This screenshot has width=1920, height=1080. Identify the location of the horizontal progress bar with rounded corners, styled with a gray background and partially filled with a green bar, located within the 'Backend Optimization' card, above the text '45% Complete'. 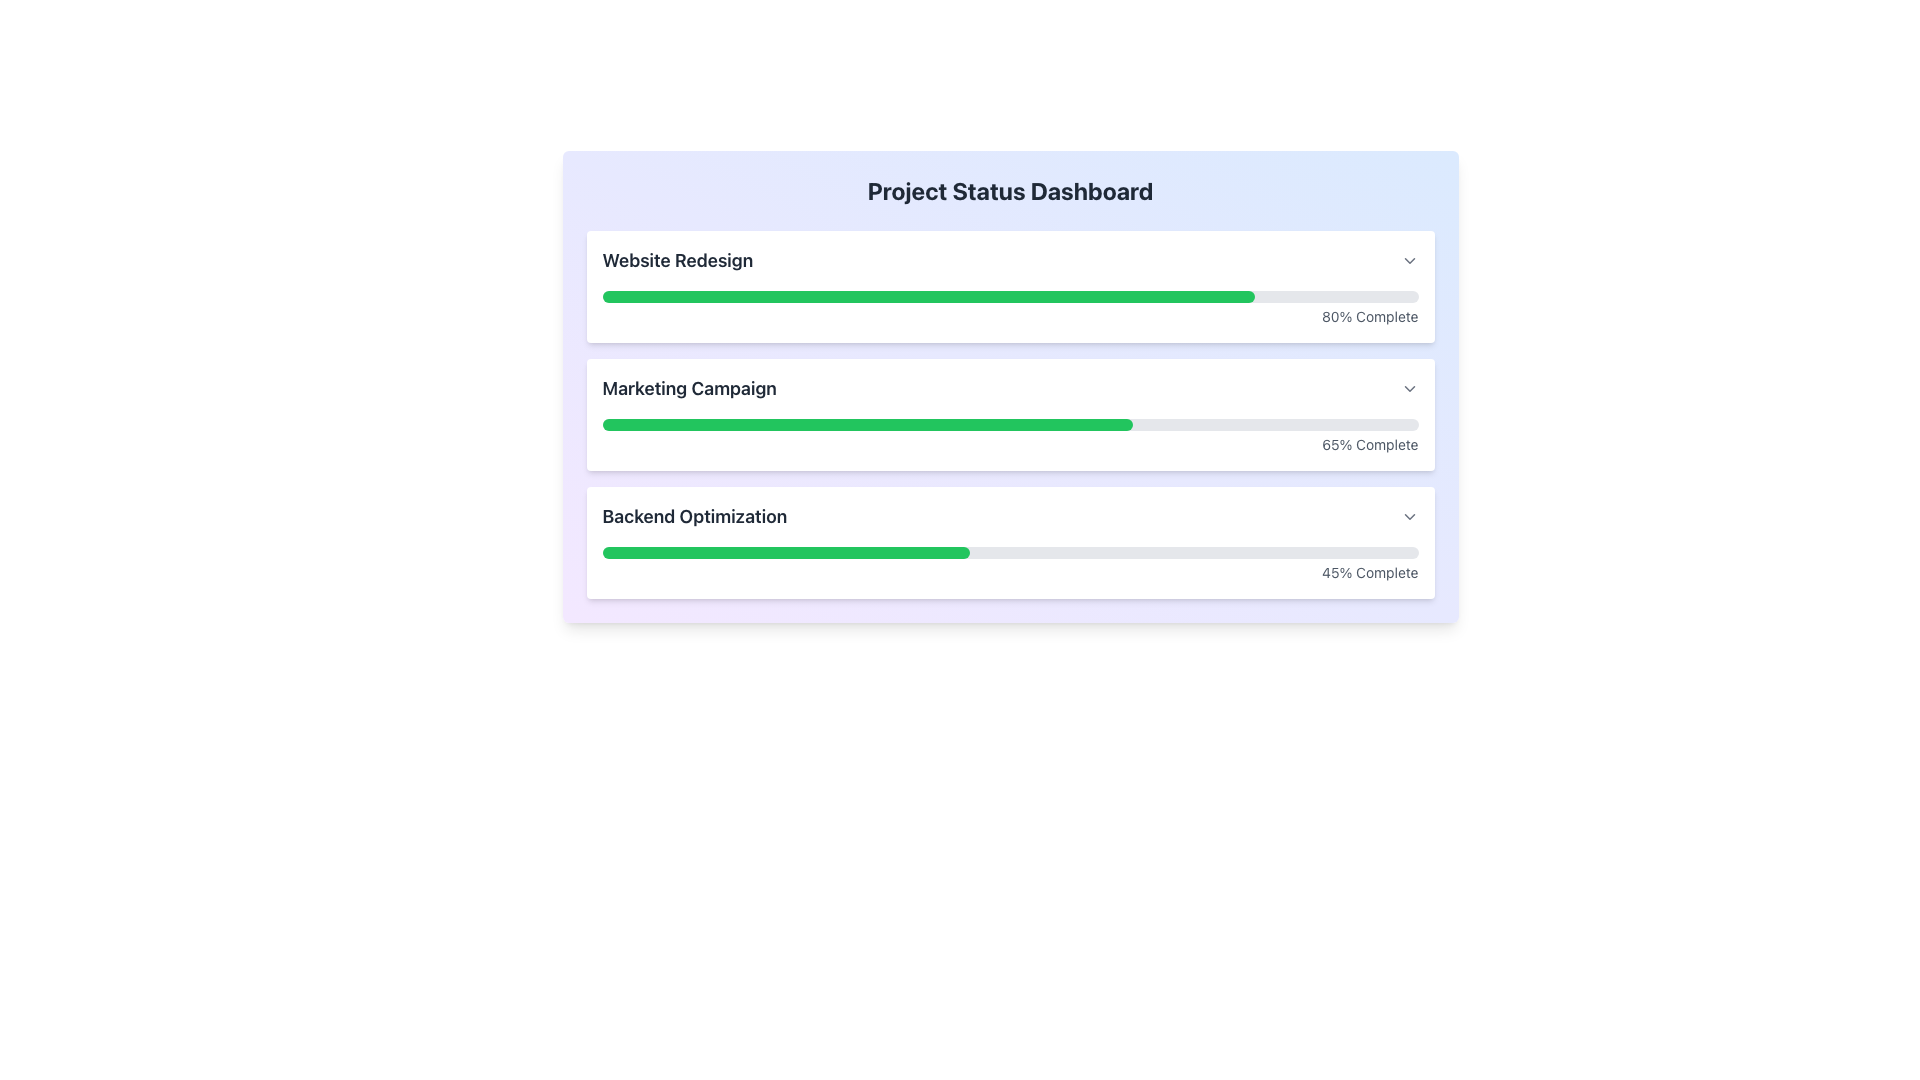
(1010, 552).